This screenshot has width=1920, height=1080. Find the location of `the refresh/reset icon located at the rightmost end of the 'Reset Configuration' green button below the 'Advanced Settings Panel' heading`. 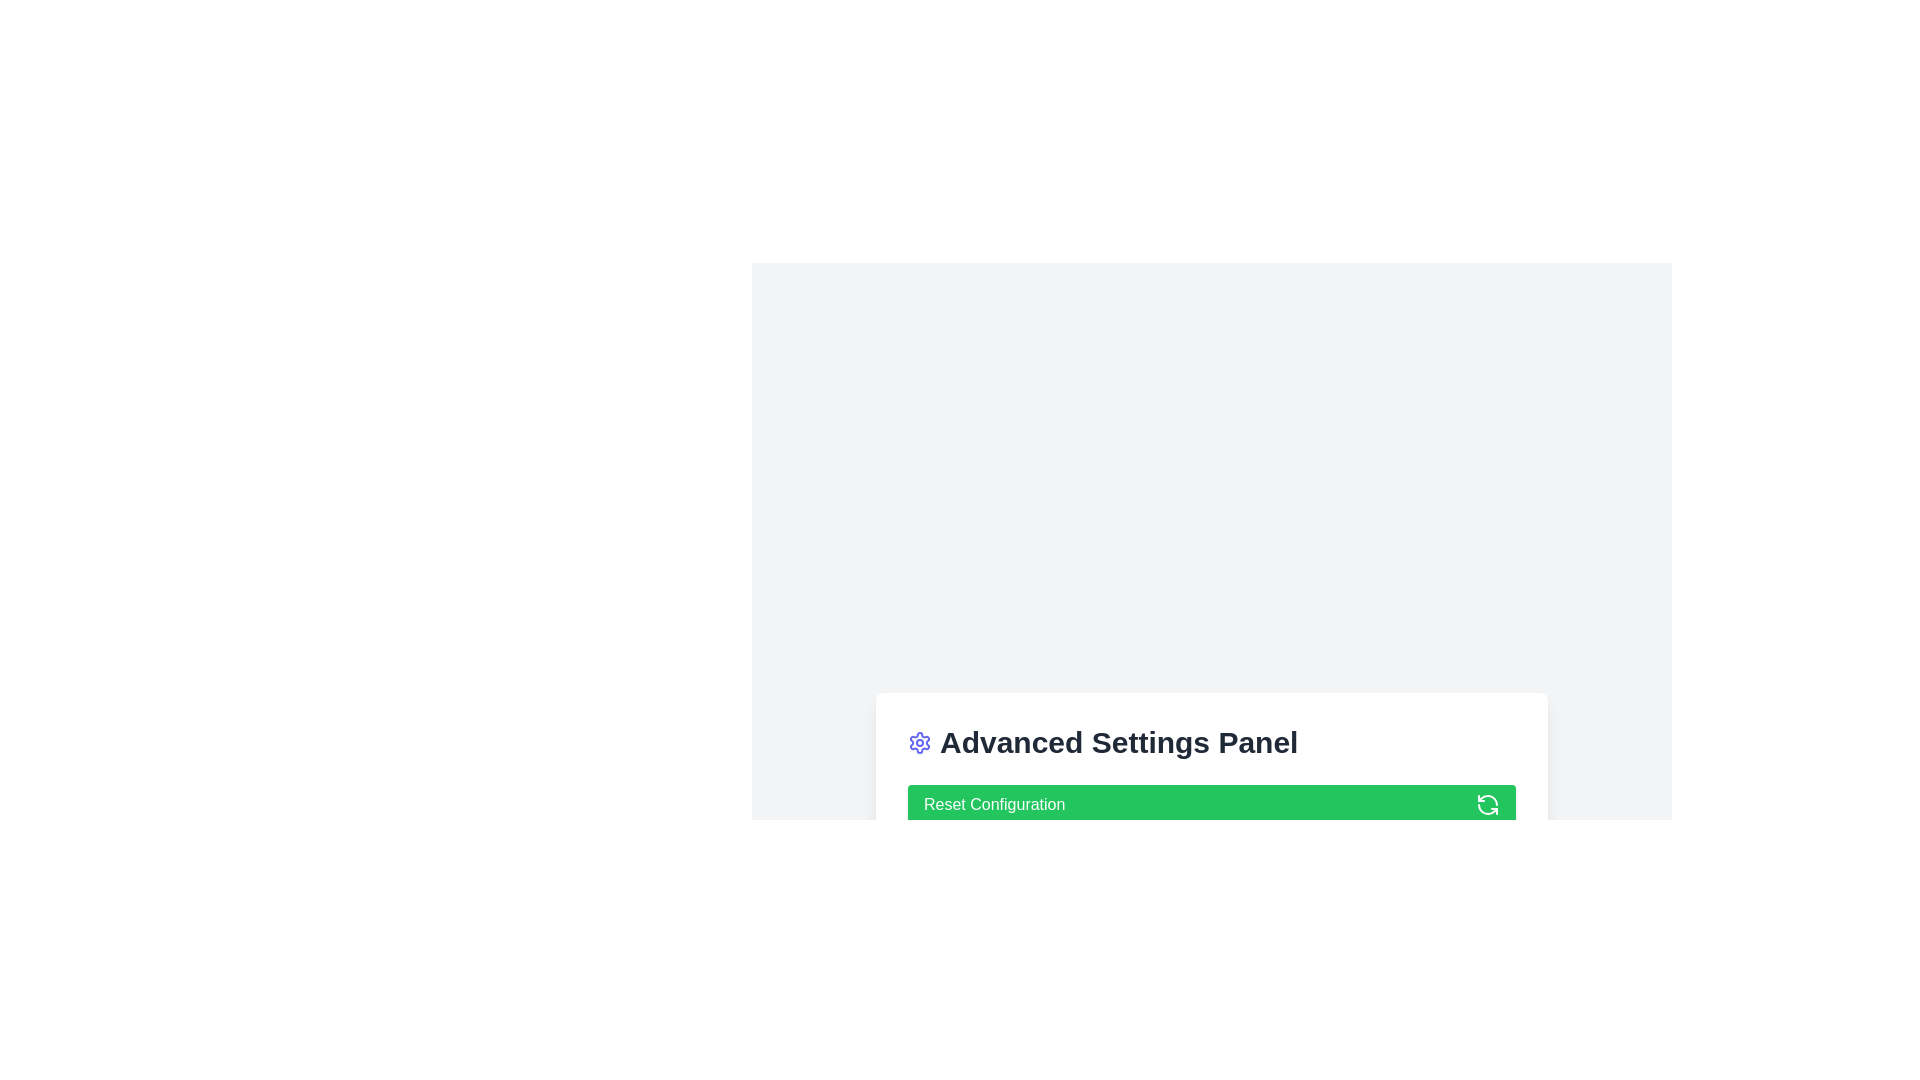

the refresh/reset icon located at the rightmost end of the 'Reset Configuration' green button below the 'Advanced Settings Panel' heading is located at coordinates (1488, 804).